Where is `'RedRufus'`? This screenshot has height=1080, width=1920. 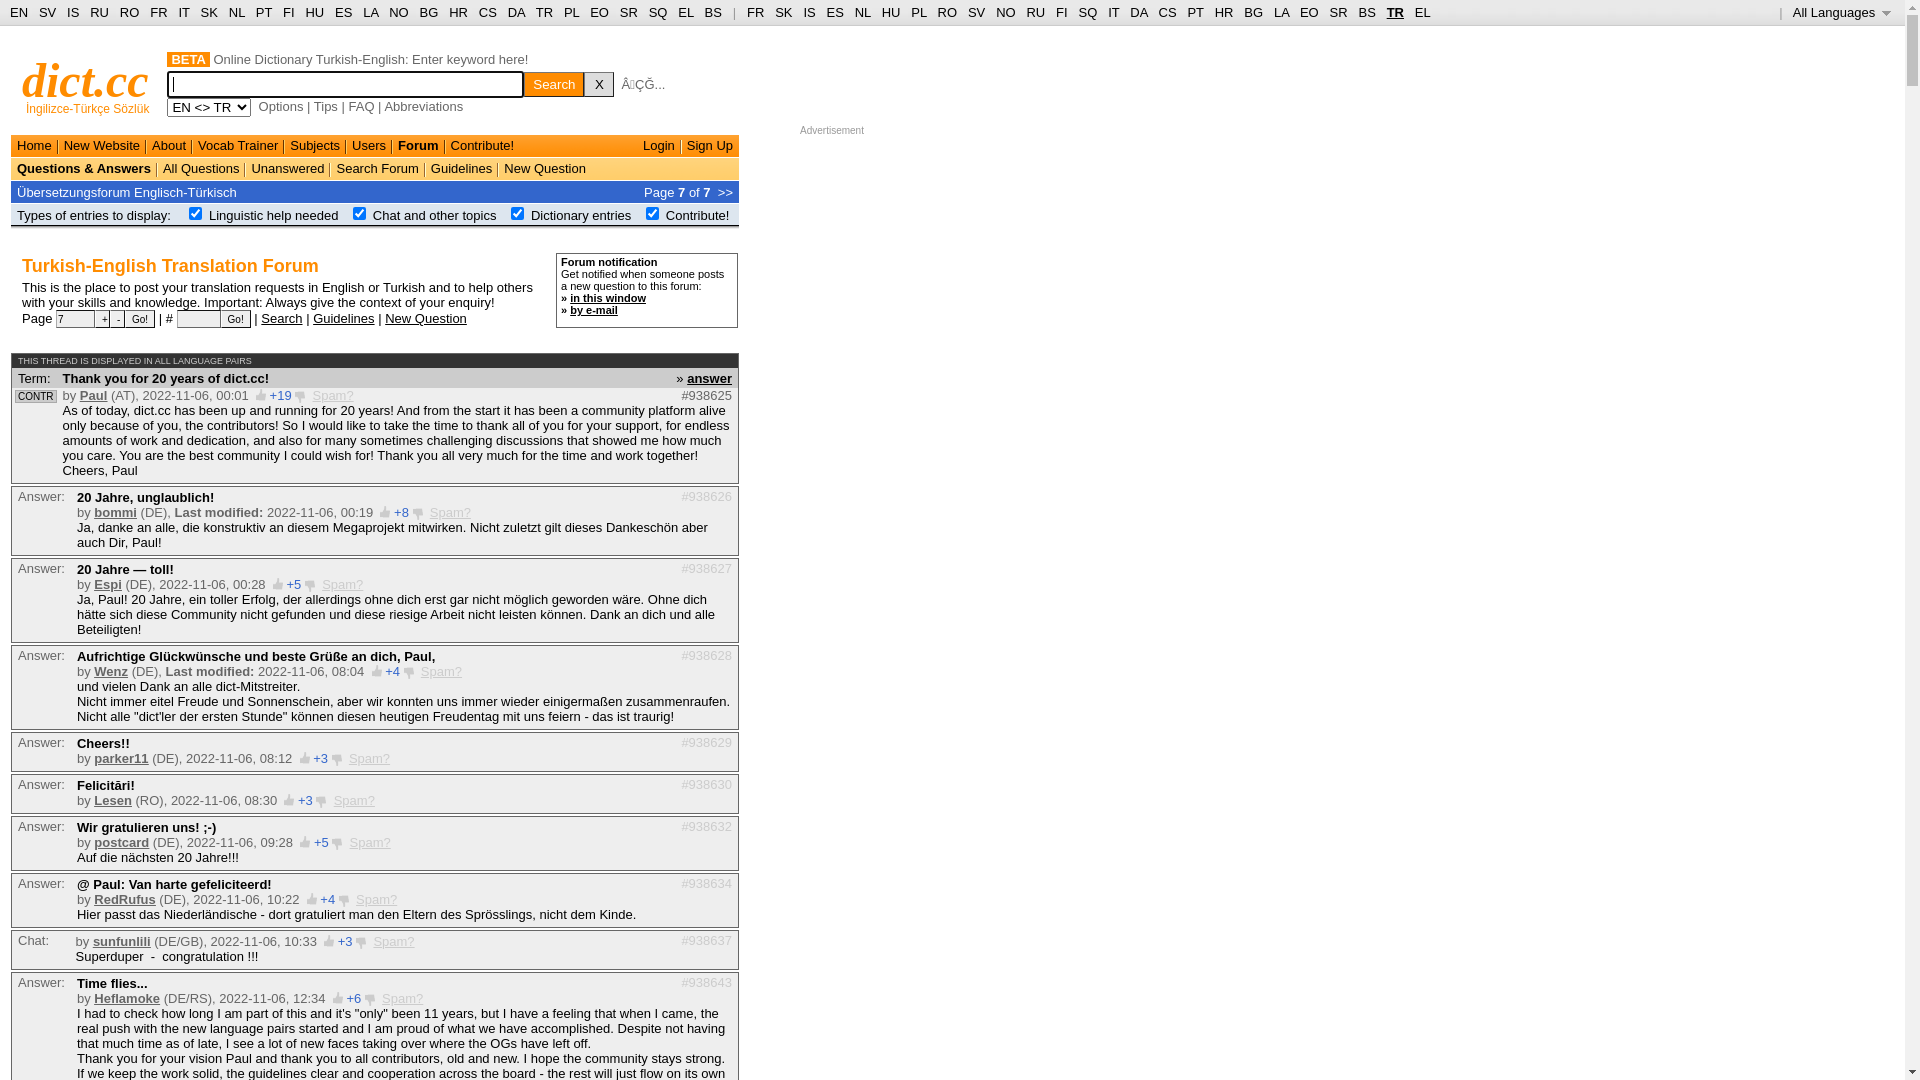
'RedRufus' is located at coordinates (123, 898).